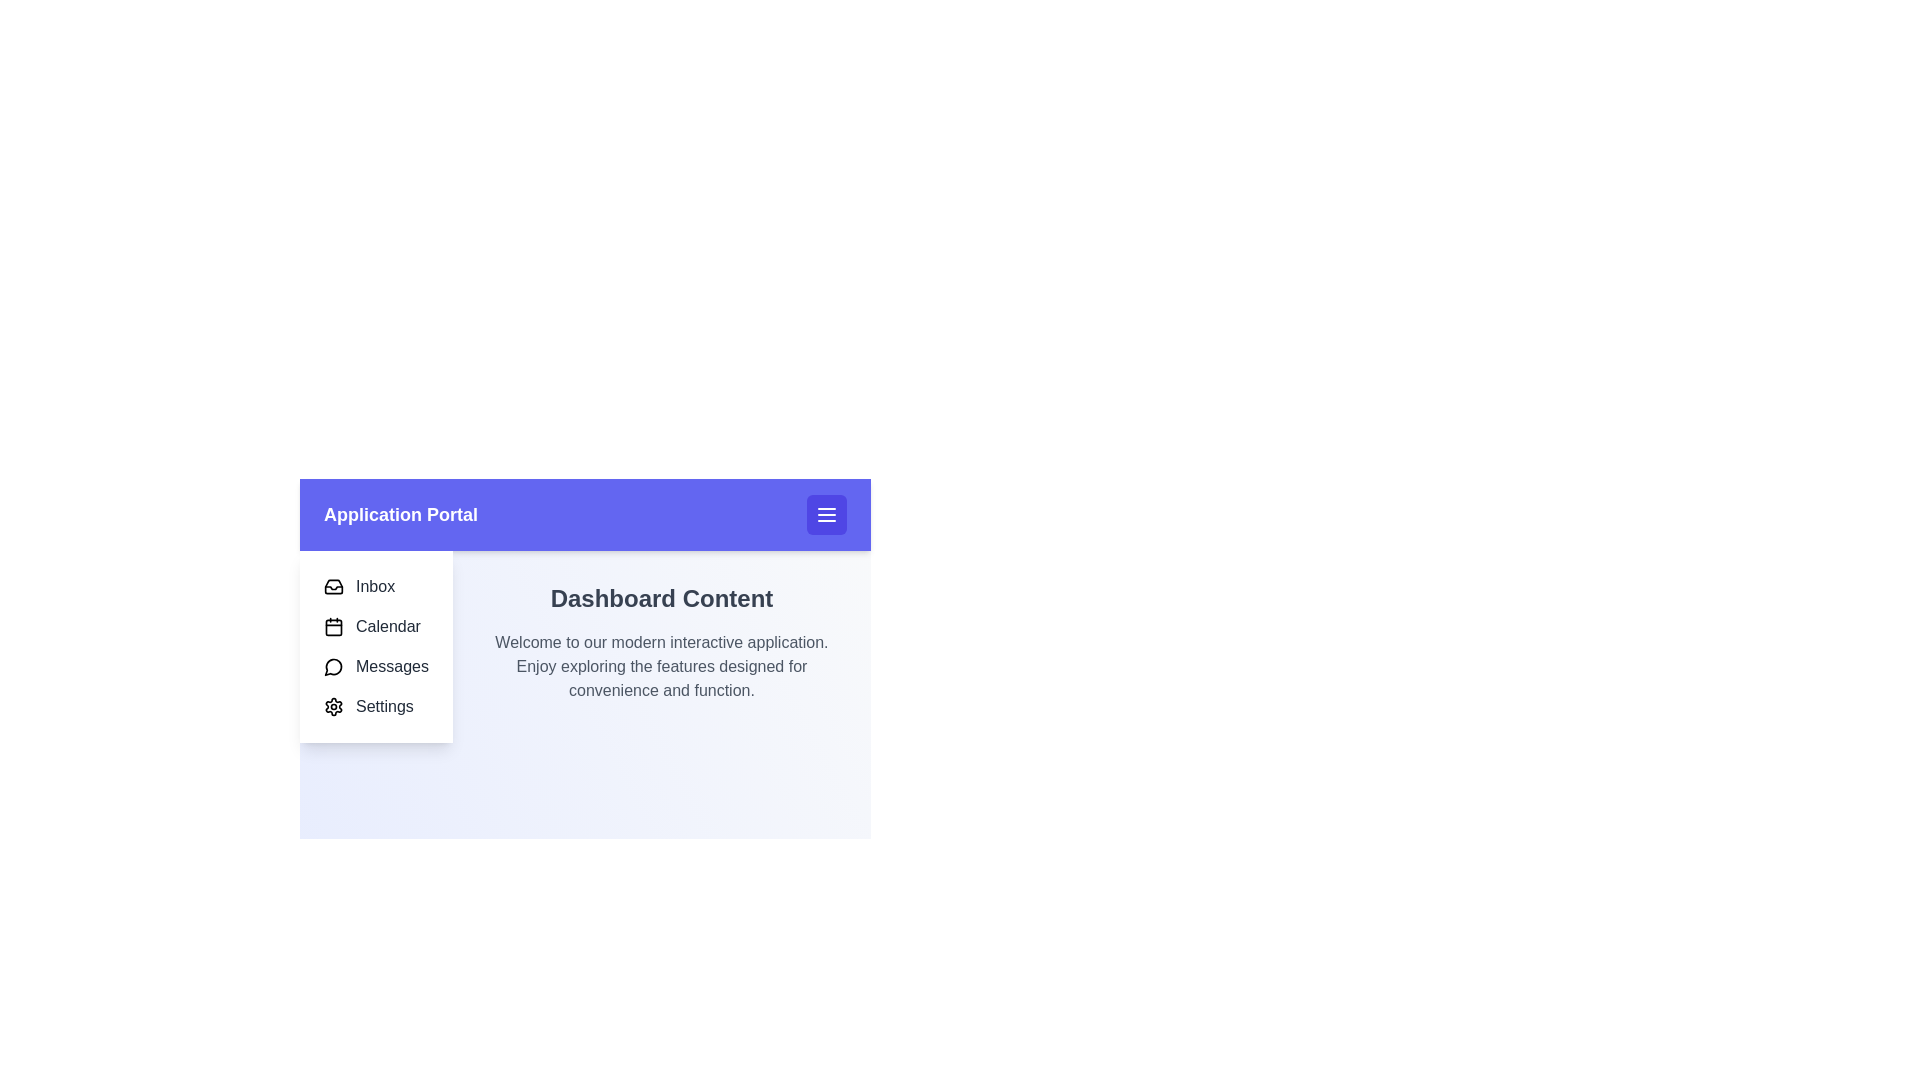 Image resolution: width=1920 pixels, height=1080 pixels. I want to click on 'Inbox' text label located in the vertical navigation bar on the left side of the interface, positioned below the 'Application Portal' section and following the inbox icon, so click(375, 585).